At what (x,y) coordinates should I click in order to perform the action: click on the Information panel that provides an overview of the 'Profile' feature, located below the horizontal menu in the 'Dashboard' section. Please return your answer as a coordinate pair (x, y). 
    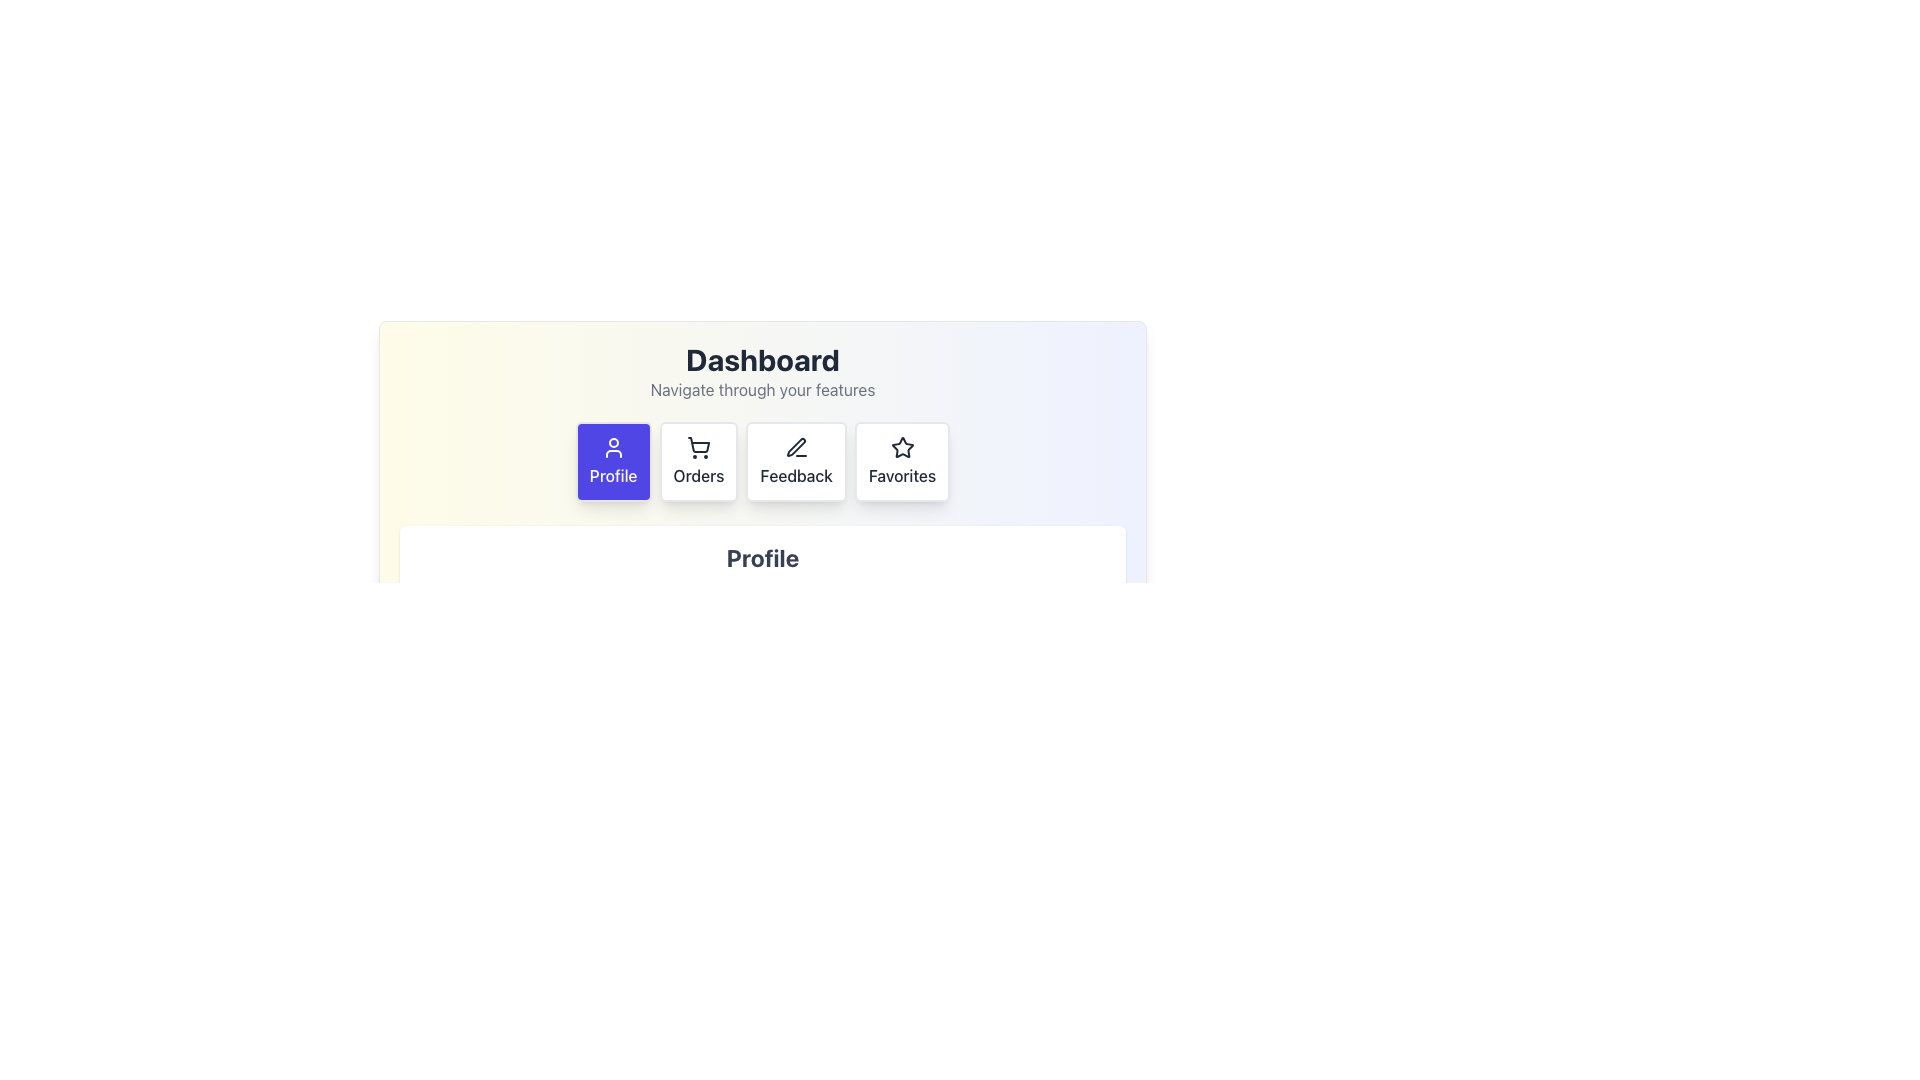
    Looking at the image, I should click on (762, 578).